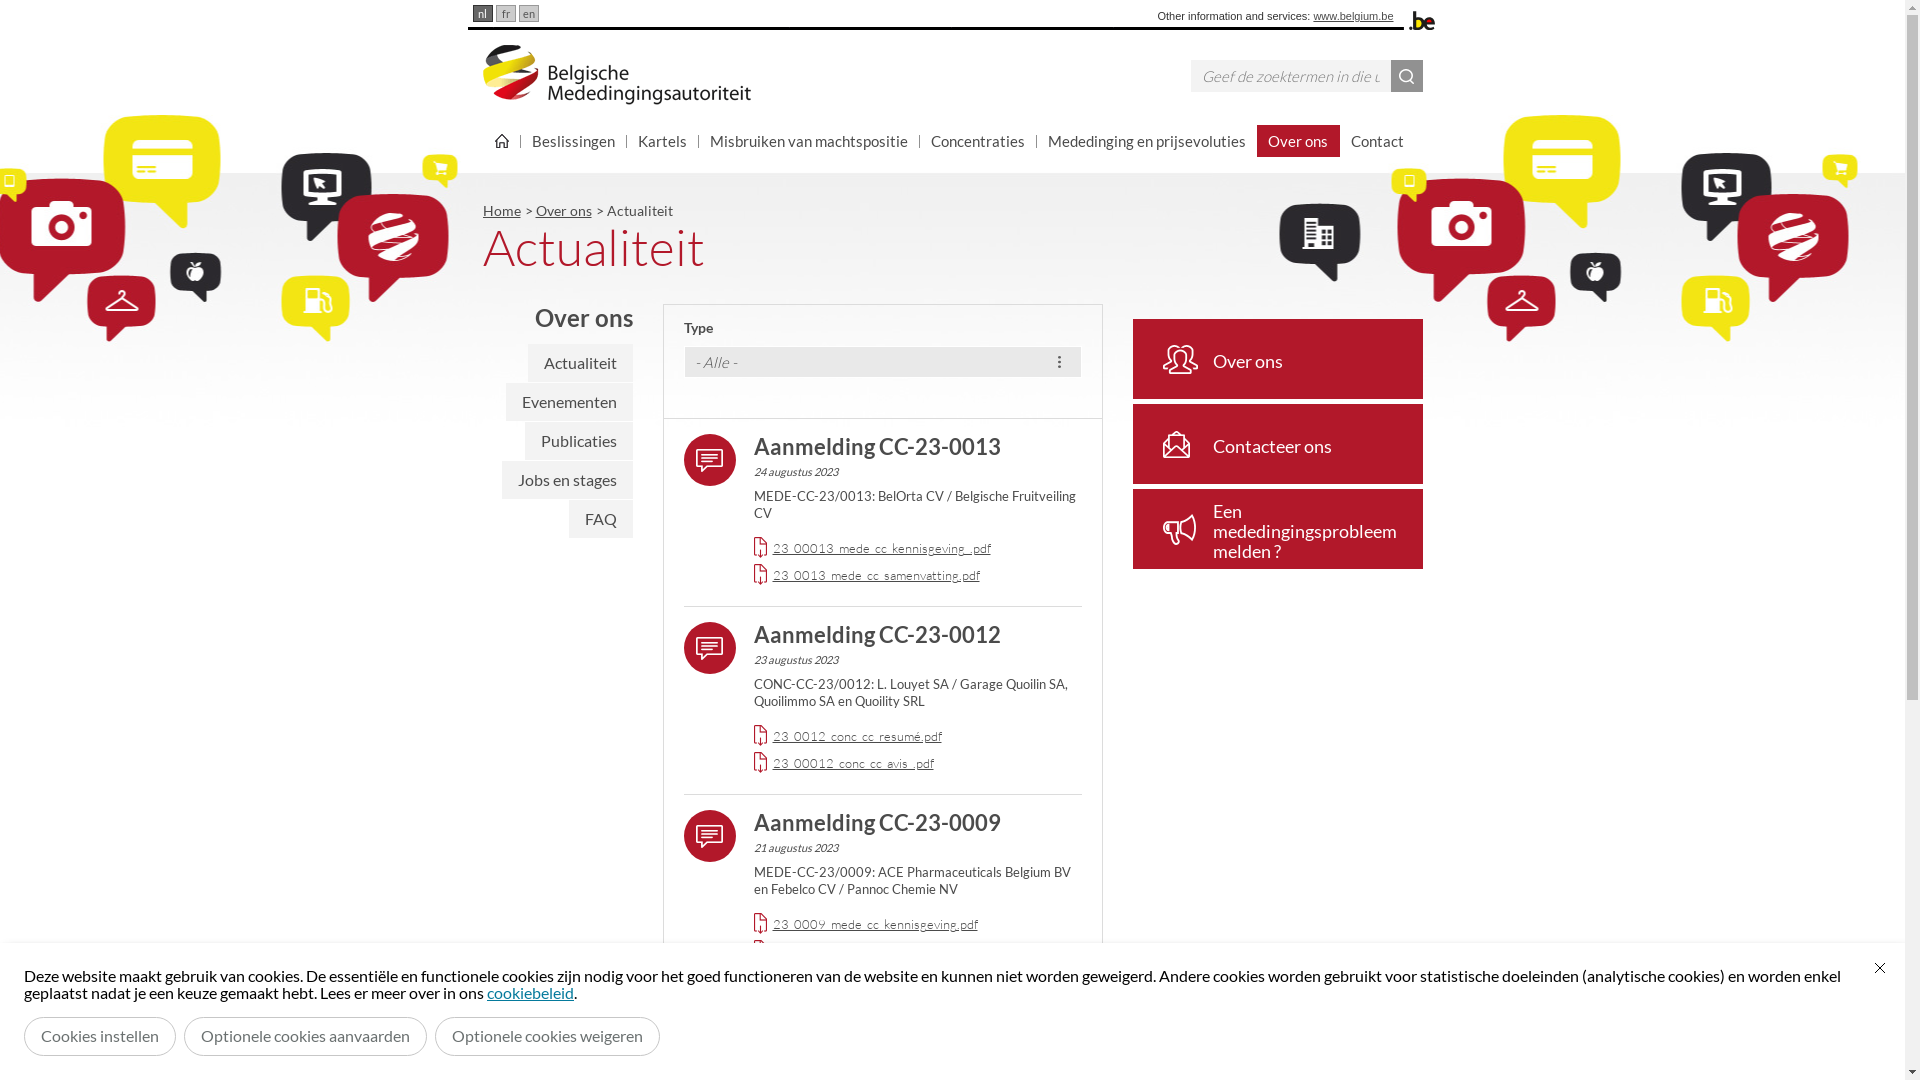  What do you see at coordinates (875, 574) in the screenshot?
I see `'23_0013_mede_cc_samenvatting.pdf'` at bounding box center [875, 574].